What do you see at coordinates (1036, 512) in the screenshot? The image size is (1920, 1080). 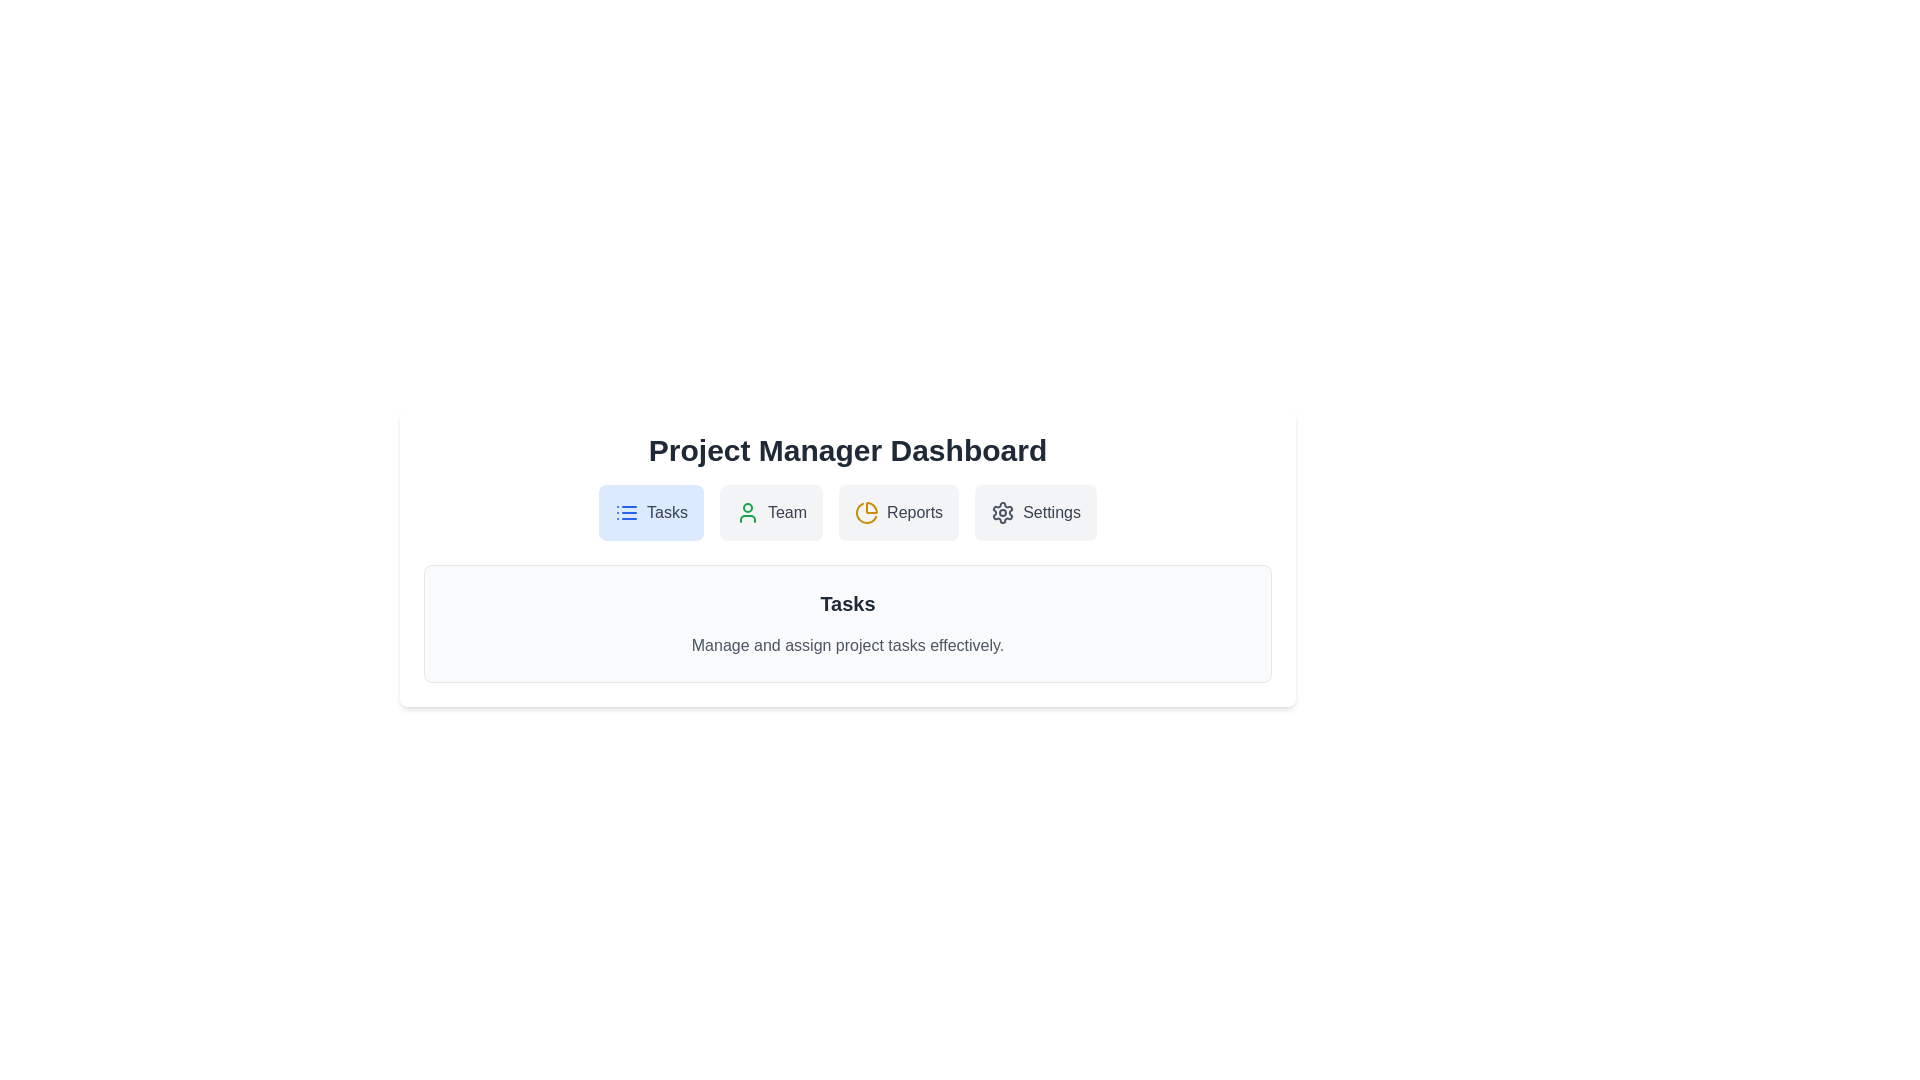 I see `the Settings tab` at bounding box center [1036, 512].